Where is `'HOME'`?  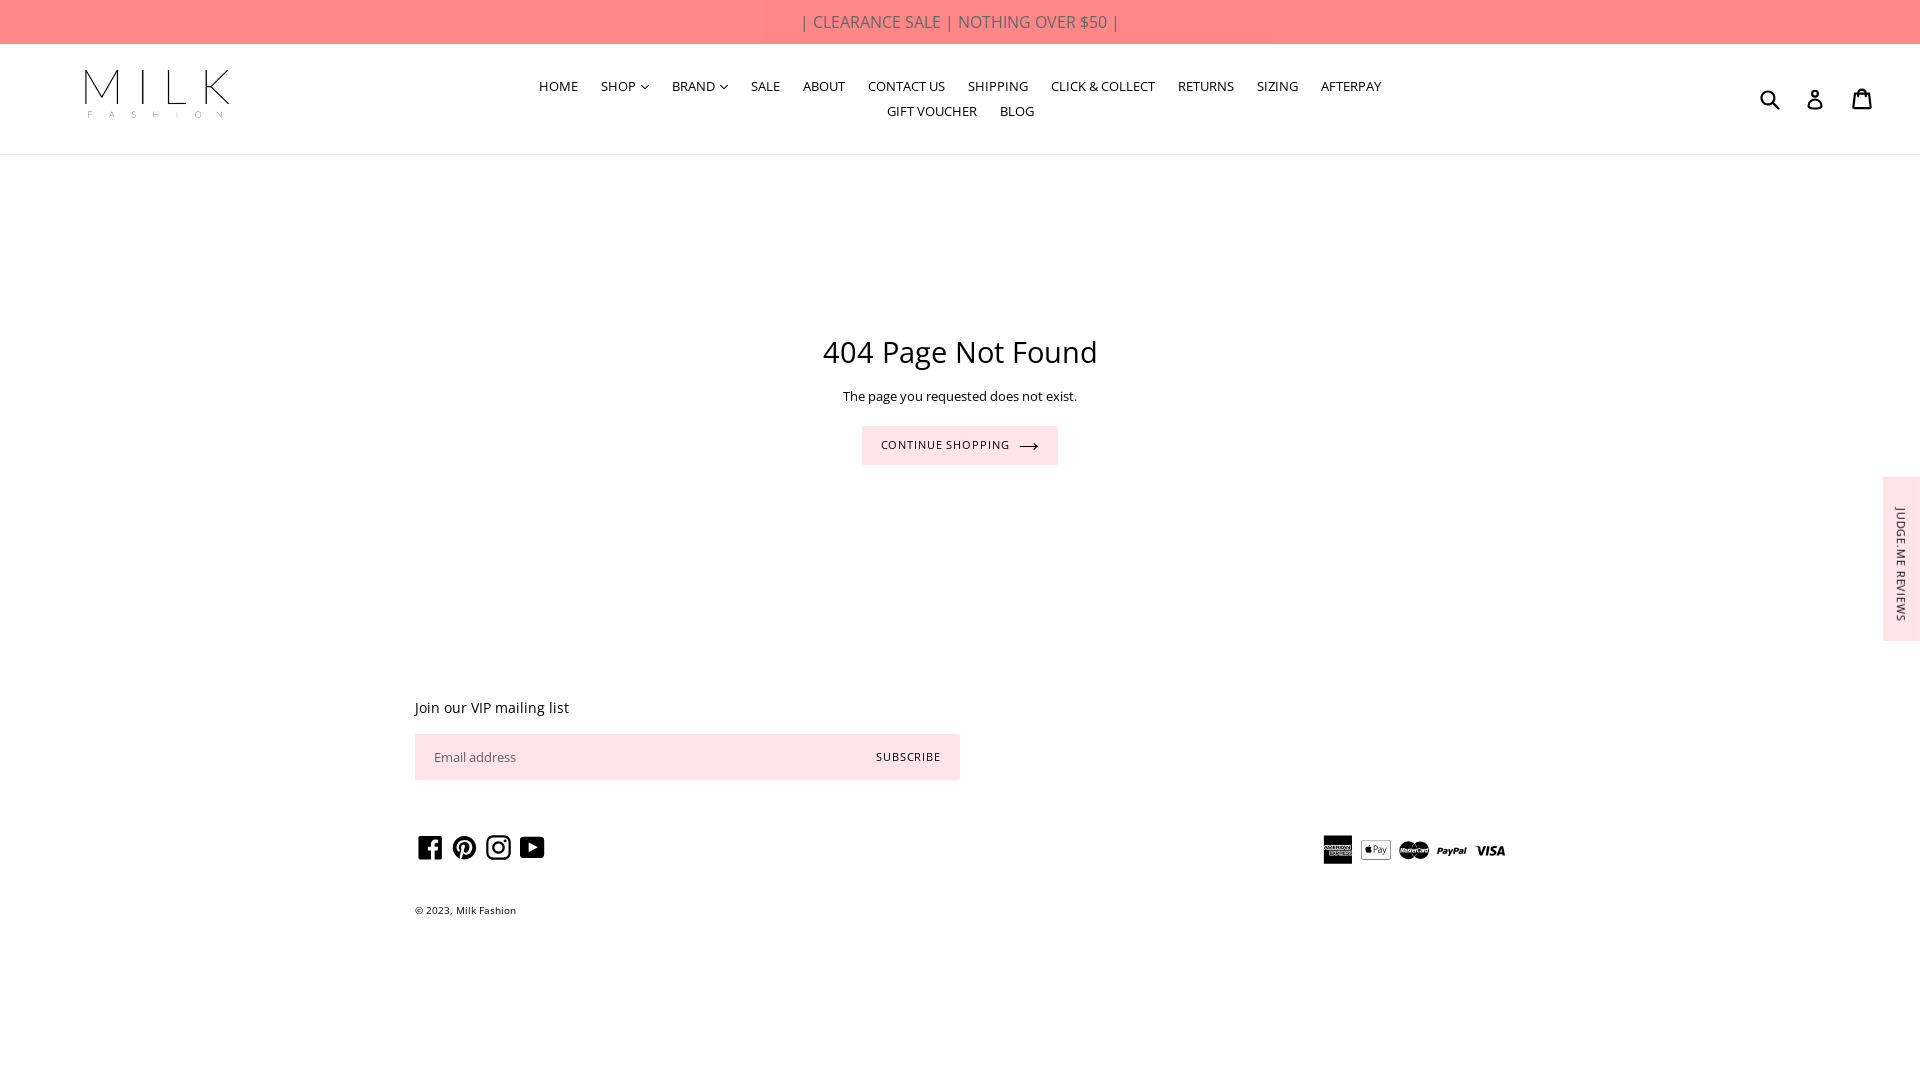
'HOME' is located at coordinates (558, 86).